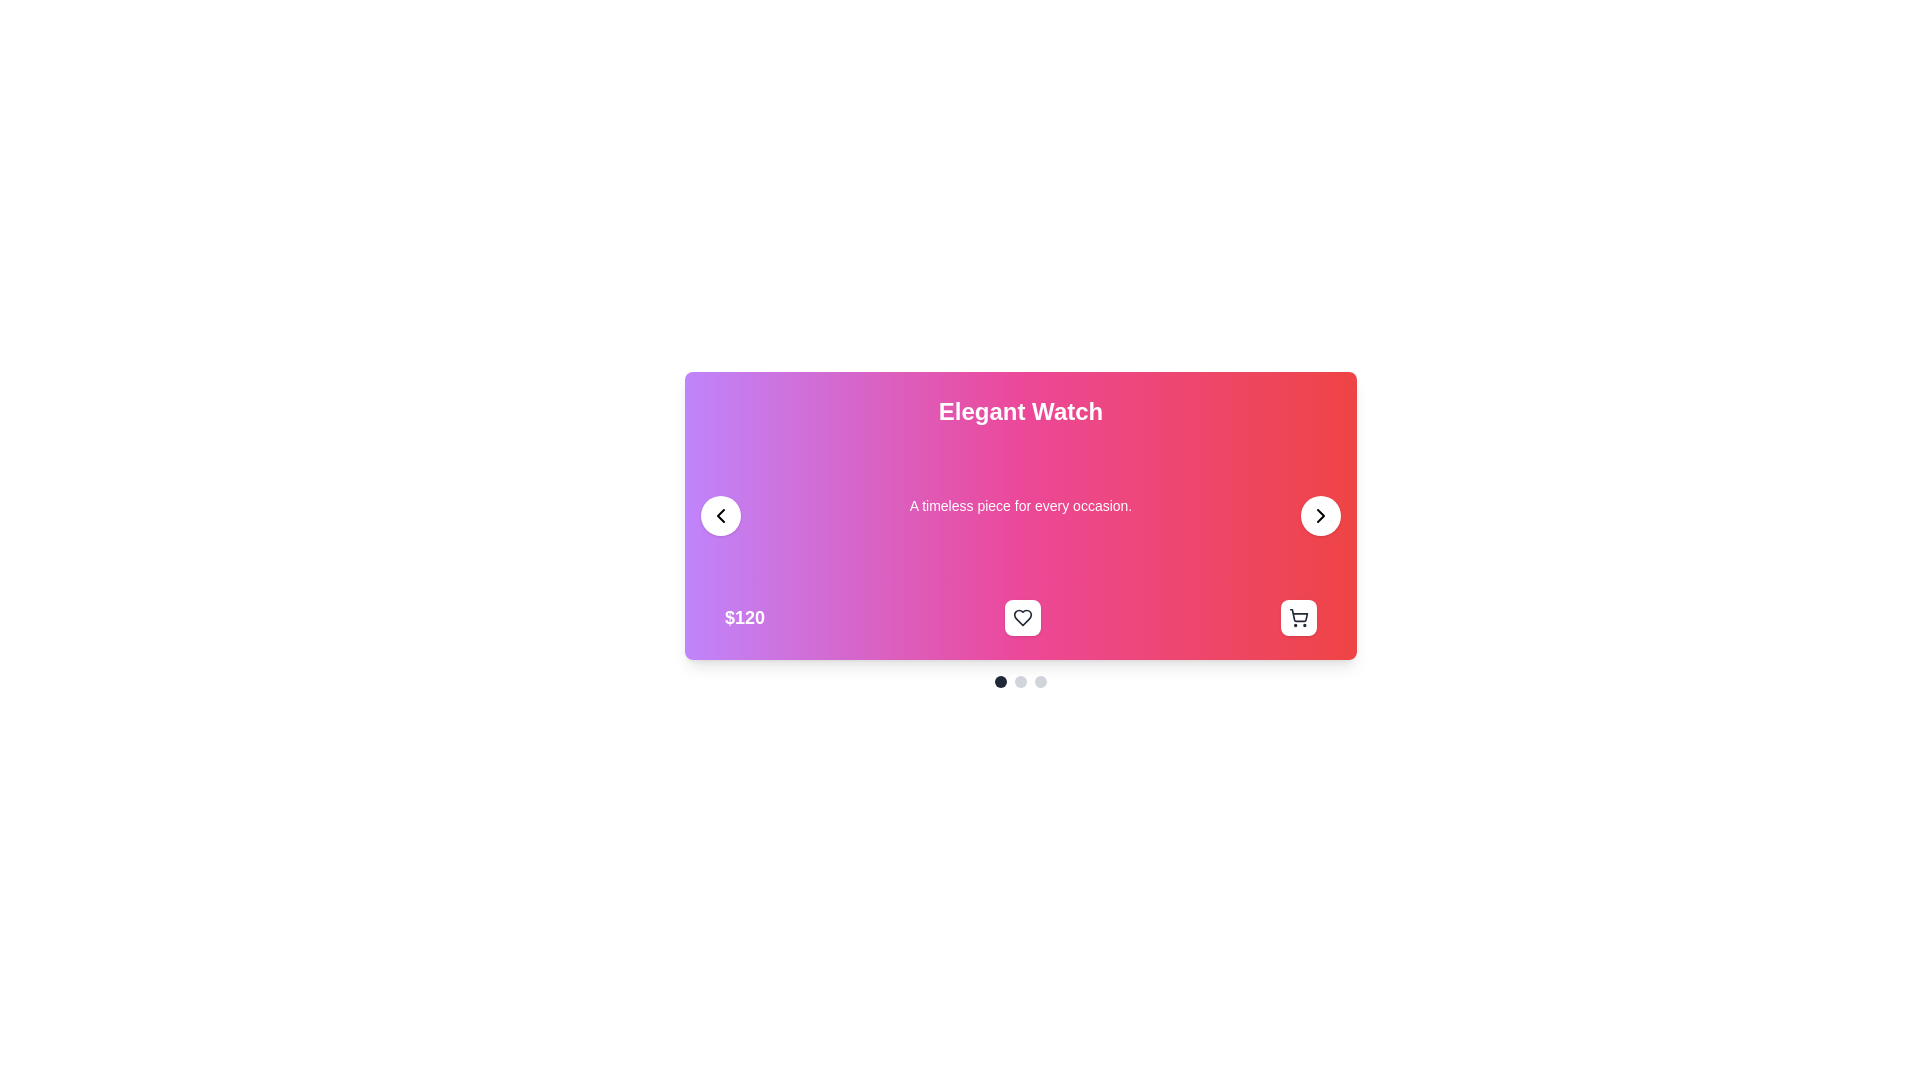 The width and height of the screenshot is (1920, 1080). Describe the element at coordinates (1299, 616) in the screenshot. I see `the shopping cart icon located at the bottom-right corner of the card-like layout, which features a simplistic cart outline in a linear-stroke style` at that location.